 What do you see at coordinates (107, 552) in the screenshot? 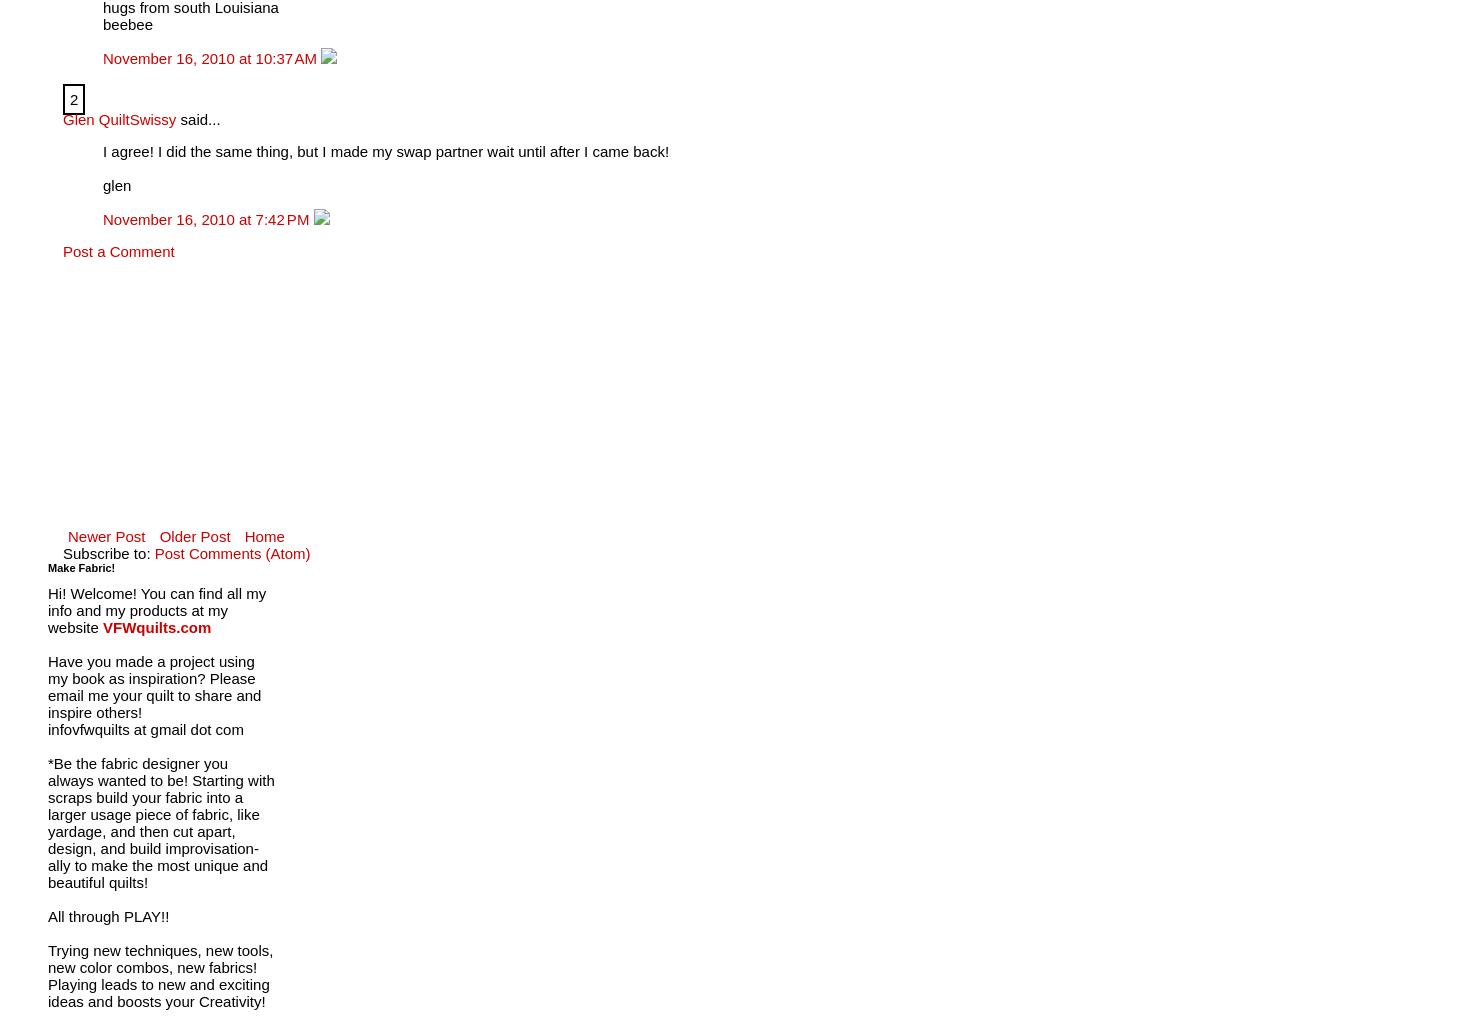
I see `'Subscribe to:'` at bounding box center [107, 552].